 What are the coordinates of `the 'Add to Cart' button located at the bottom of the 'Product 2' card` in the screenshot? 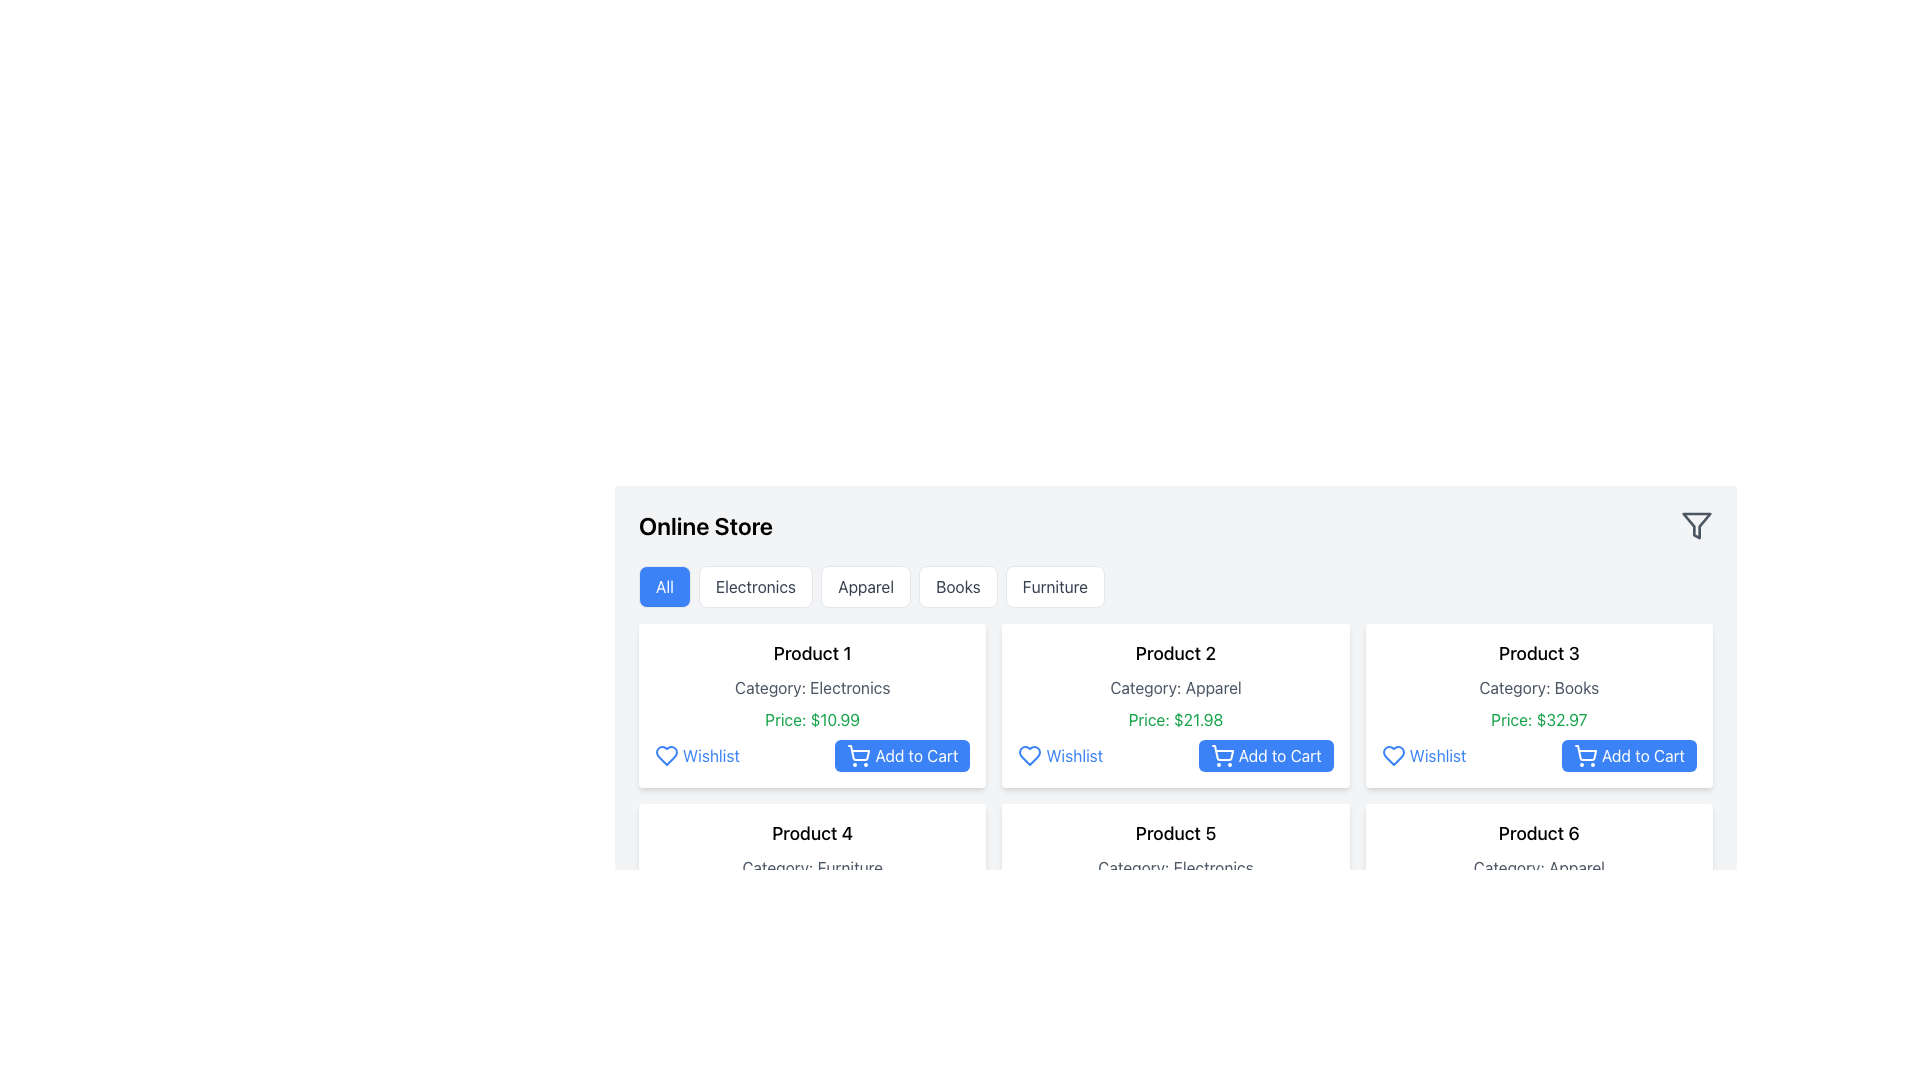 It's located at (1176, 756).